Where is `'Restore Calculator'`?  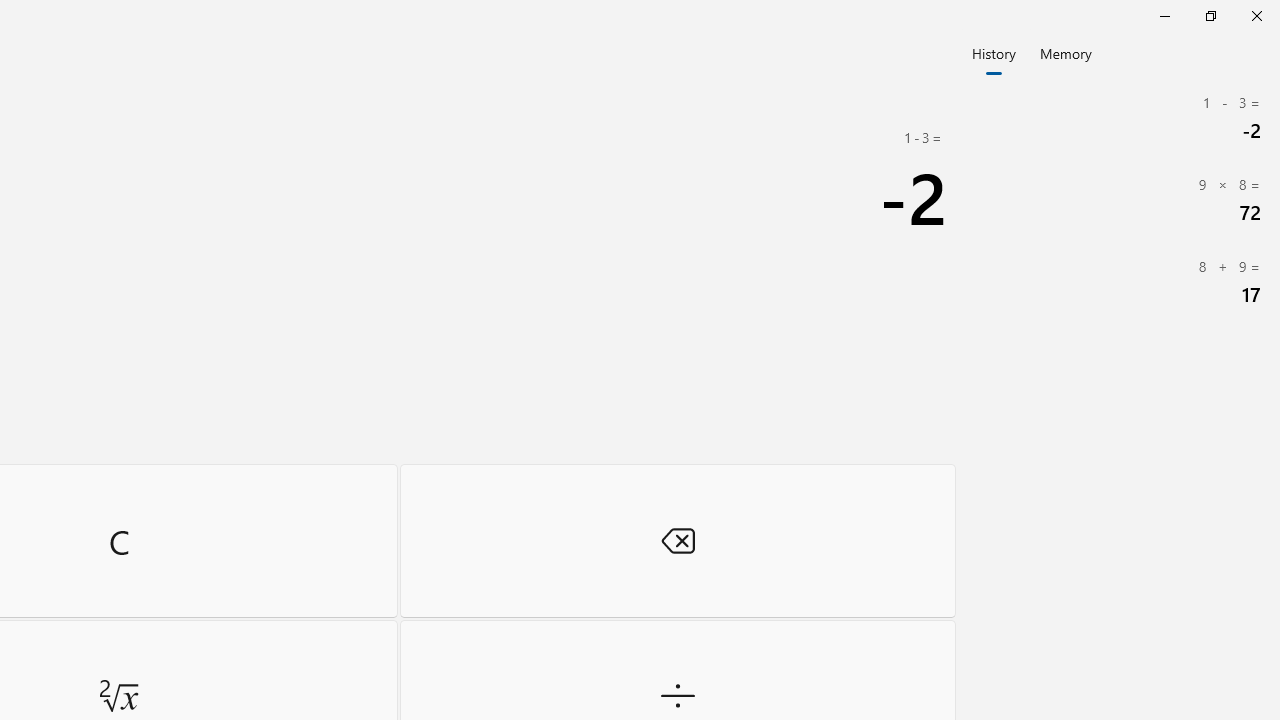
'Restore Calculator' is located at coordinates (1209, 15).